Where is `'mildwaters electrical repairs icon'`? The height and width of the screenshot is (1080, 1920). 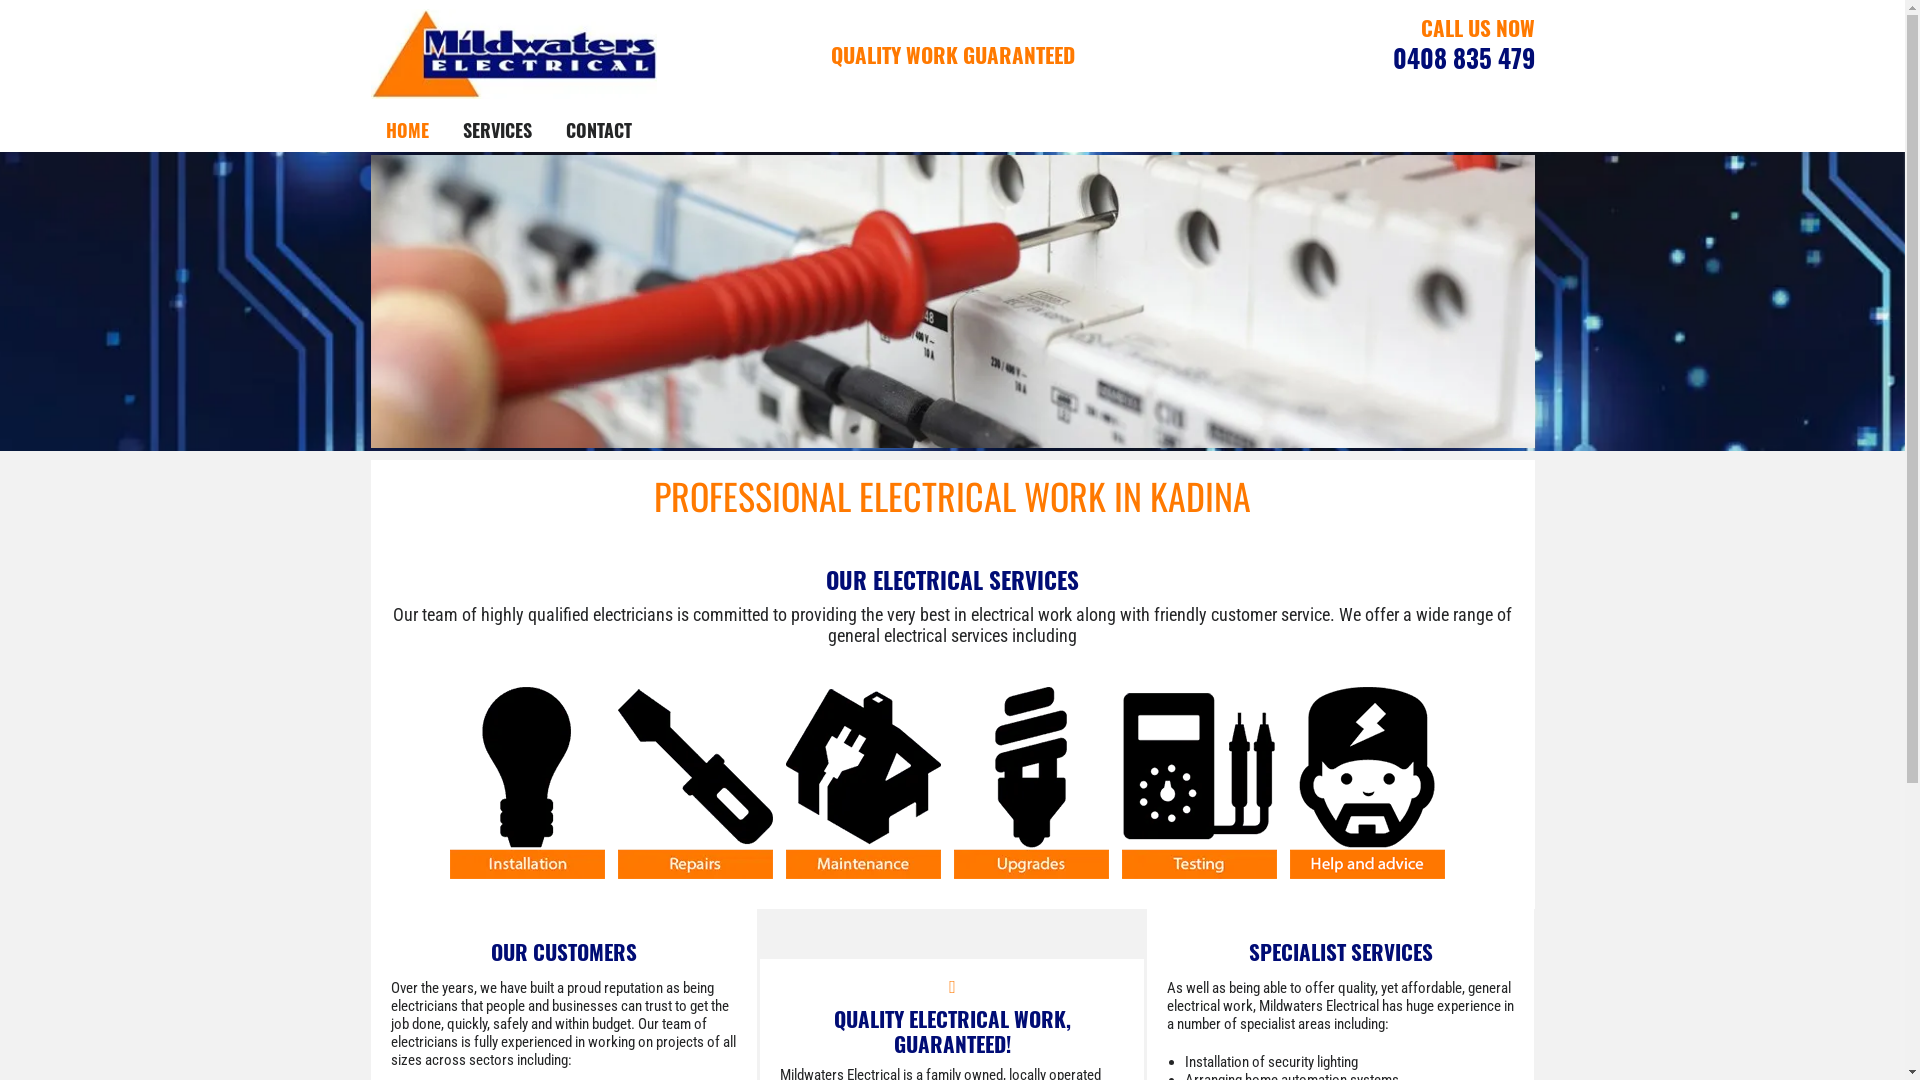 'mildwaters electrical repairs icon' is located at coordinates (695, 782).